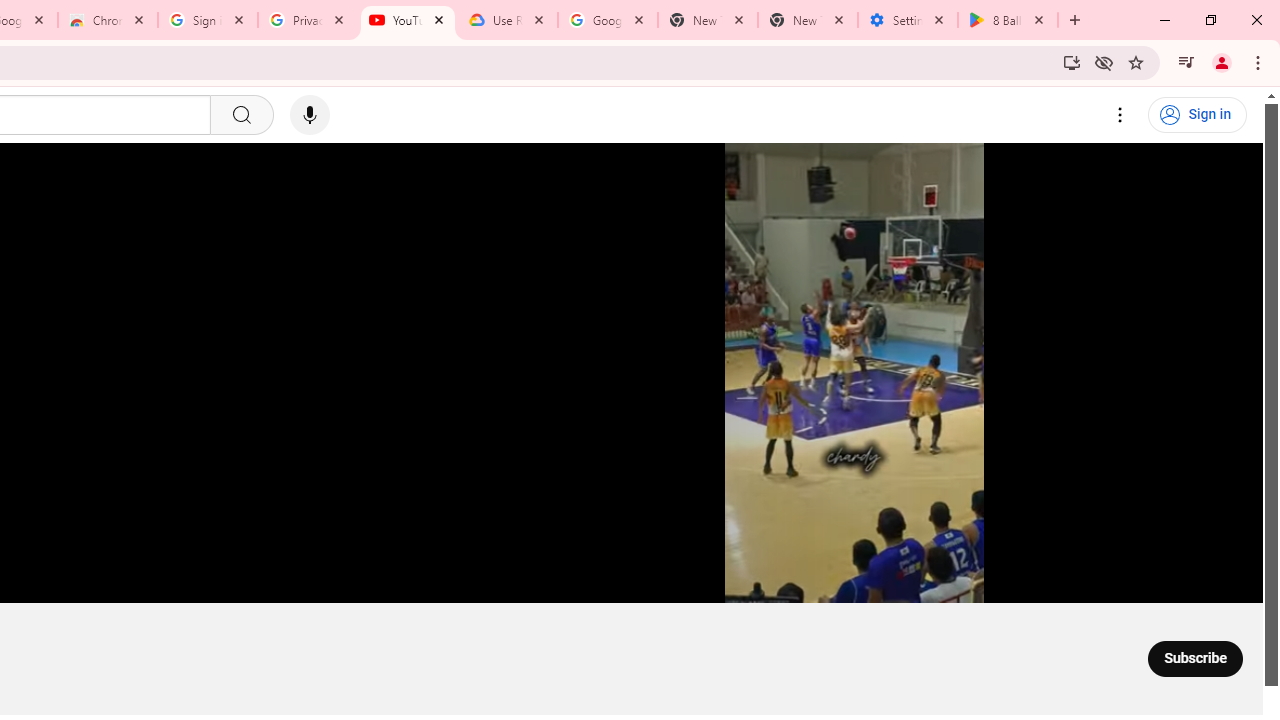 The image size is (1280, 720). I want to click on 'YouTube', so click(407, 20).